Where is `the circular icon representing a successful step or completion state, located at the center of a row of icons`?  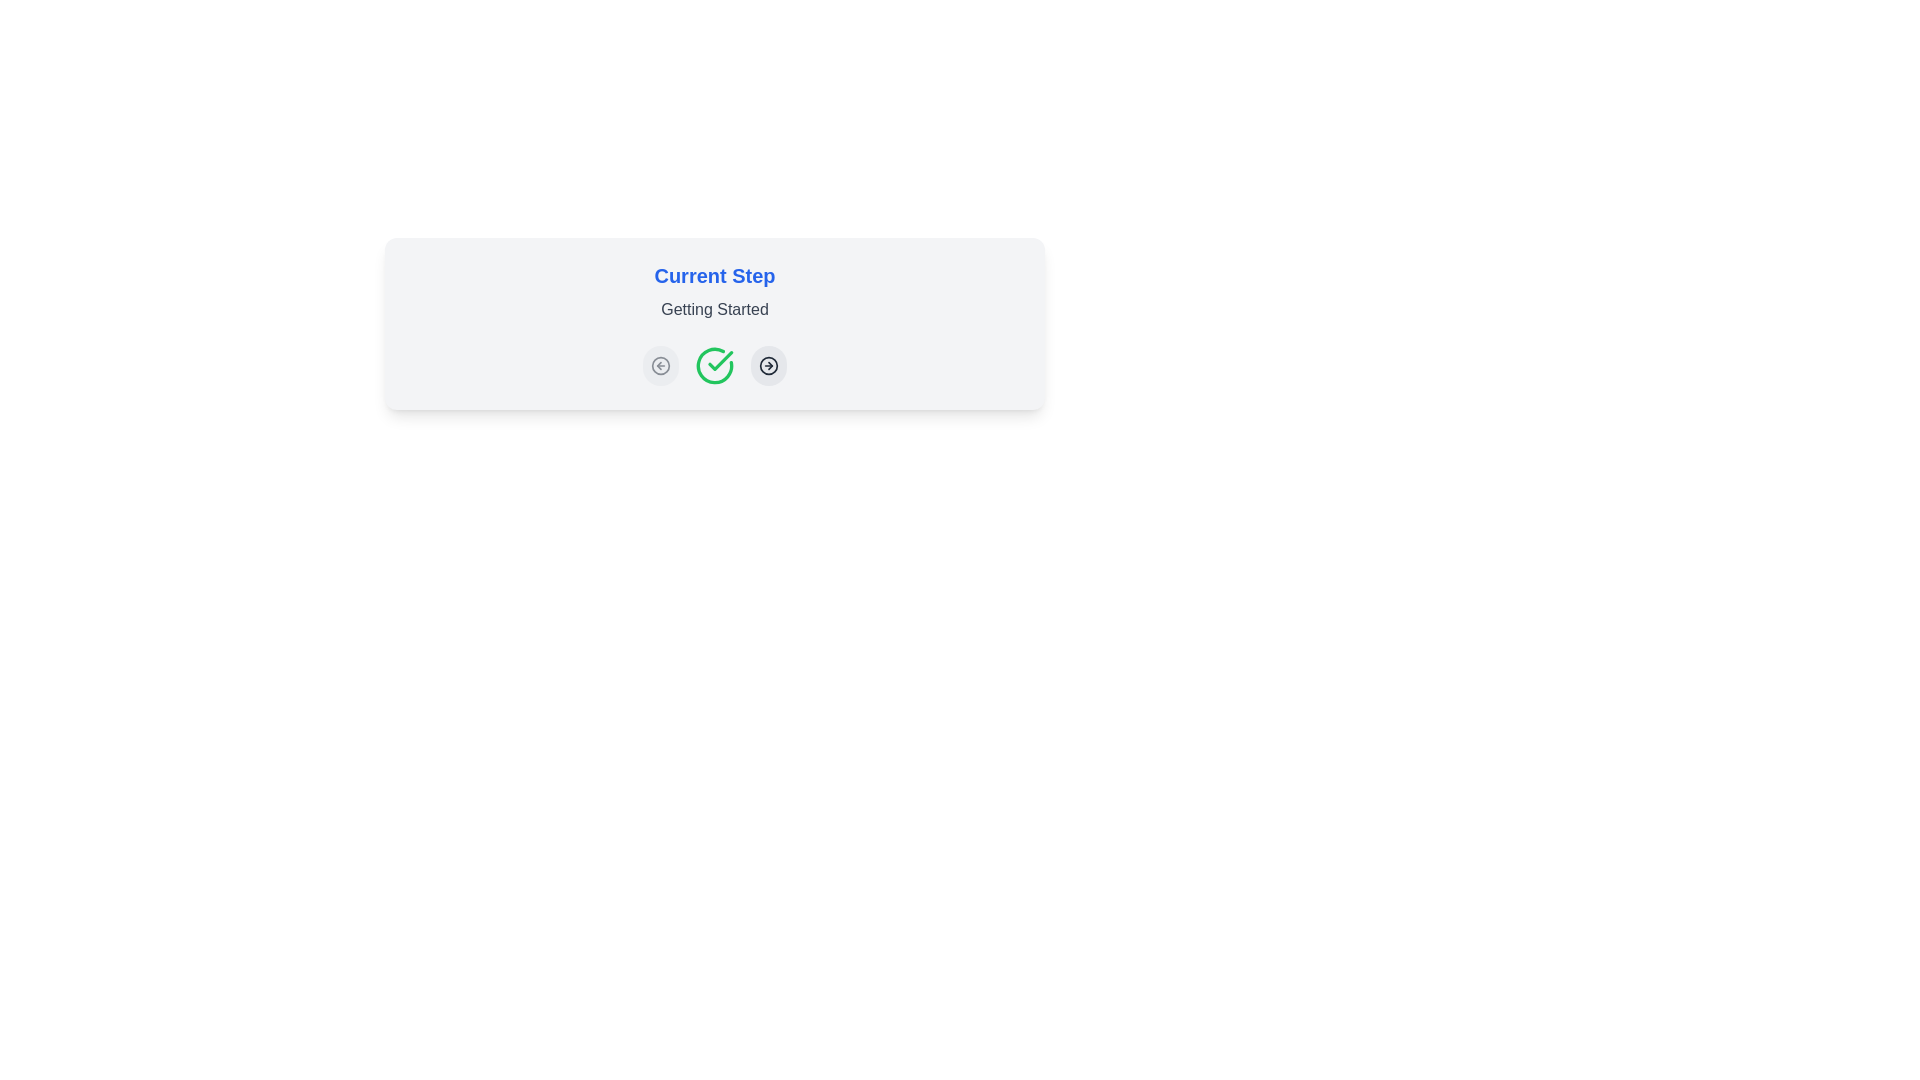 the circular icon representing a successful step or completion state, located at the center of a row of icons is located at coordinates (715, 366).